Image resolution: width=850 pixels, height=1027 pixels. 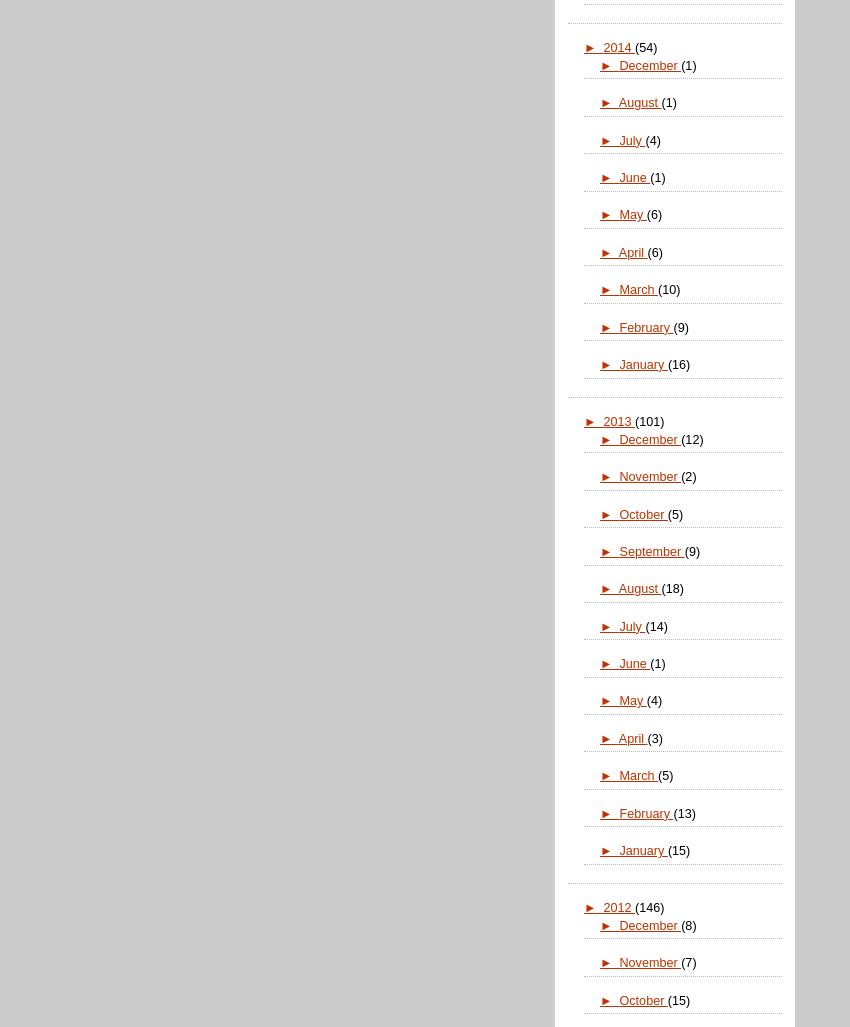 What do you see at coordinates (687, 963) in the screenshot?
I see `'(7)'` at bounding box center [687, 963].